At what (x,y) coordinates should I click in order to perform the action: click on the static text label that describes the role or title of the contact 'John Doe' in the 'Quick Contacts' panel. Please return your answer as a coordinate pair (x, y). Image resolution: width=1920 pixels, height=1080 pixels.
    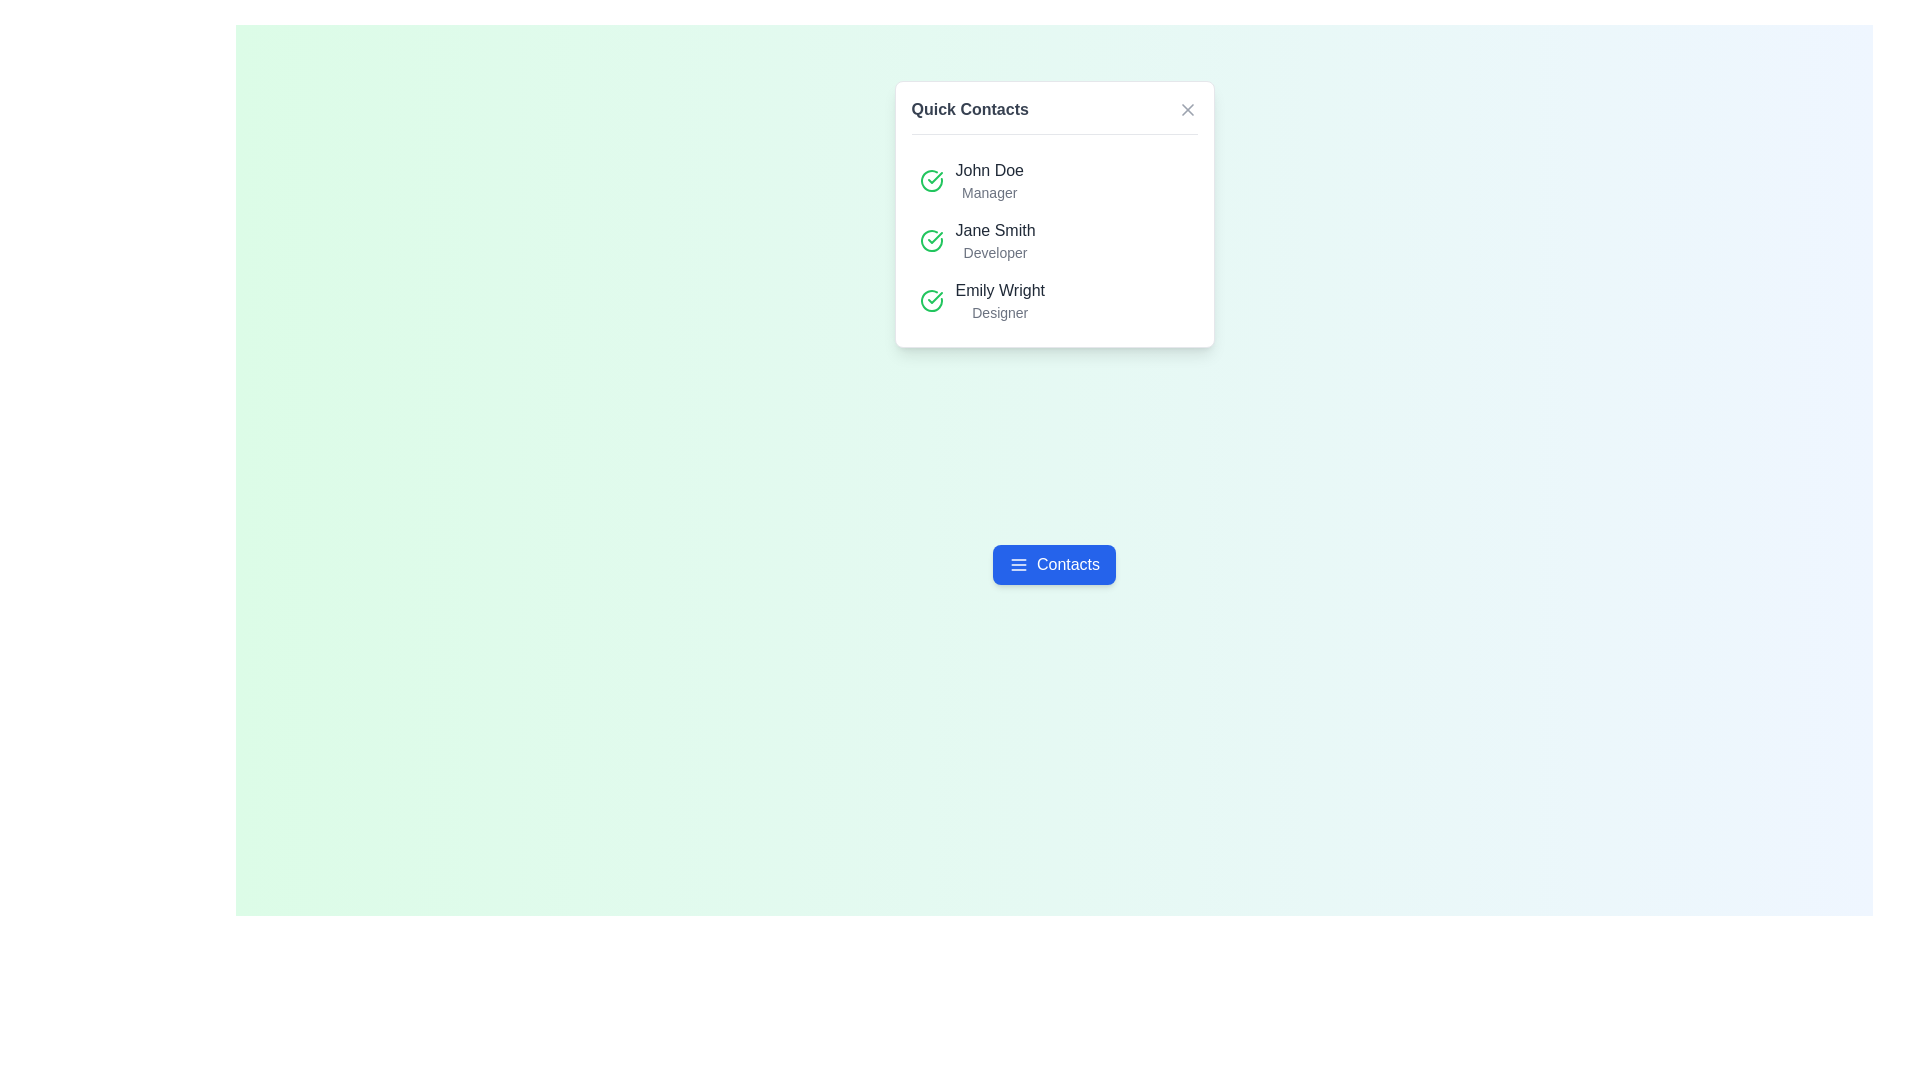
    Looking at the image, I should click on (989, 192).